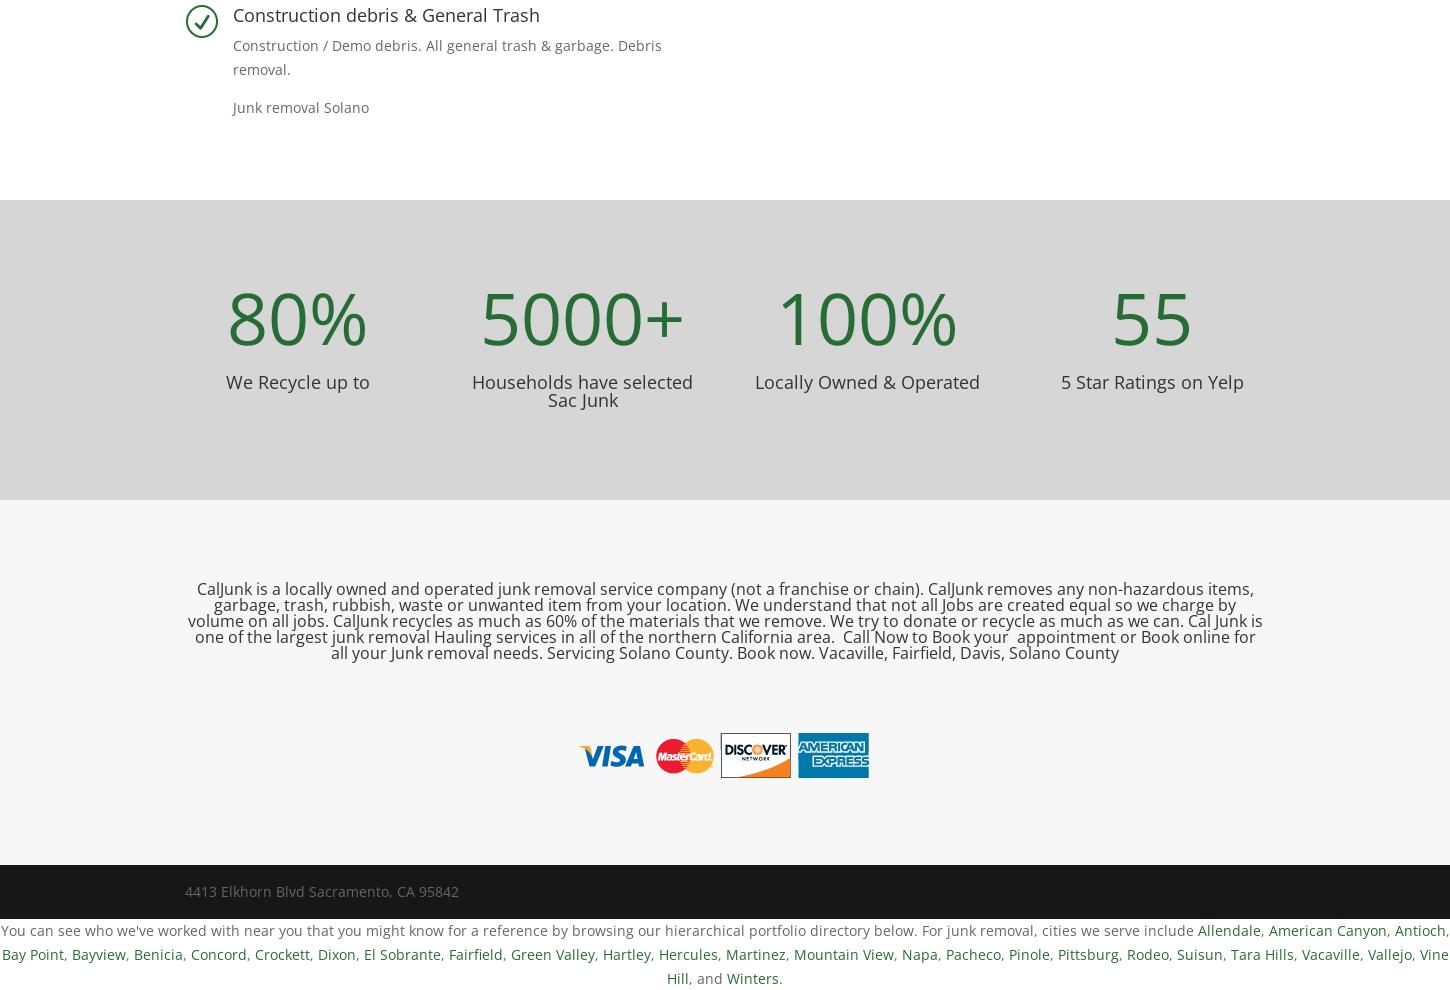  What do you see at coordinates (1418, 929) in the screenshot?
I see `'Antioch'` at bounding box center [1418, 929].